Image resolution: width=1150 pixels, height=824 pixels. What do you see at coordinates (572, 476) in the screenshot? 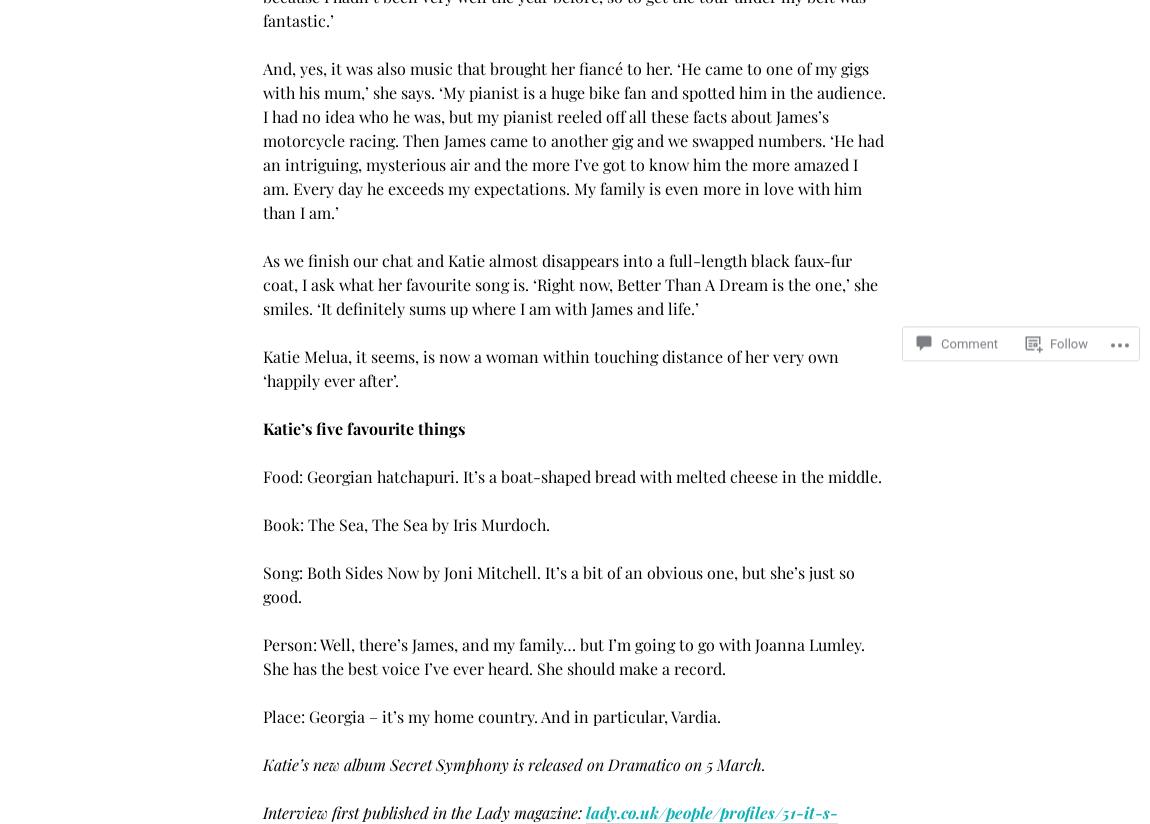
I see `'Food: Georgian hatchapuri. It’s a boat-shaped bread with melted cheese in the middle.'` at bounding box center [572, 476].